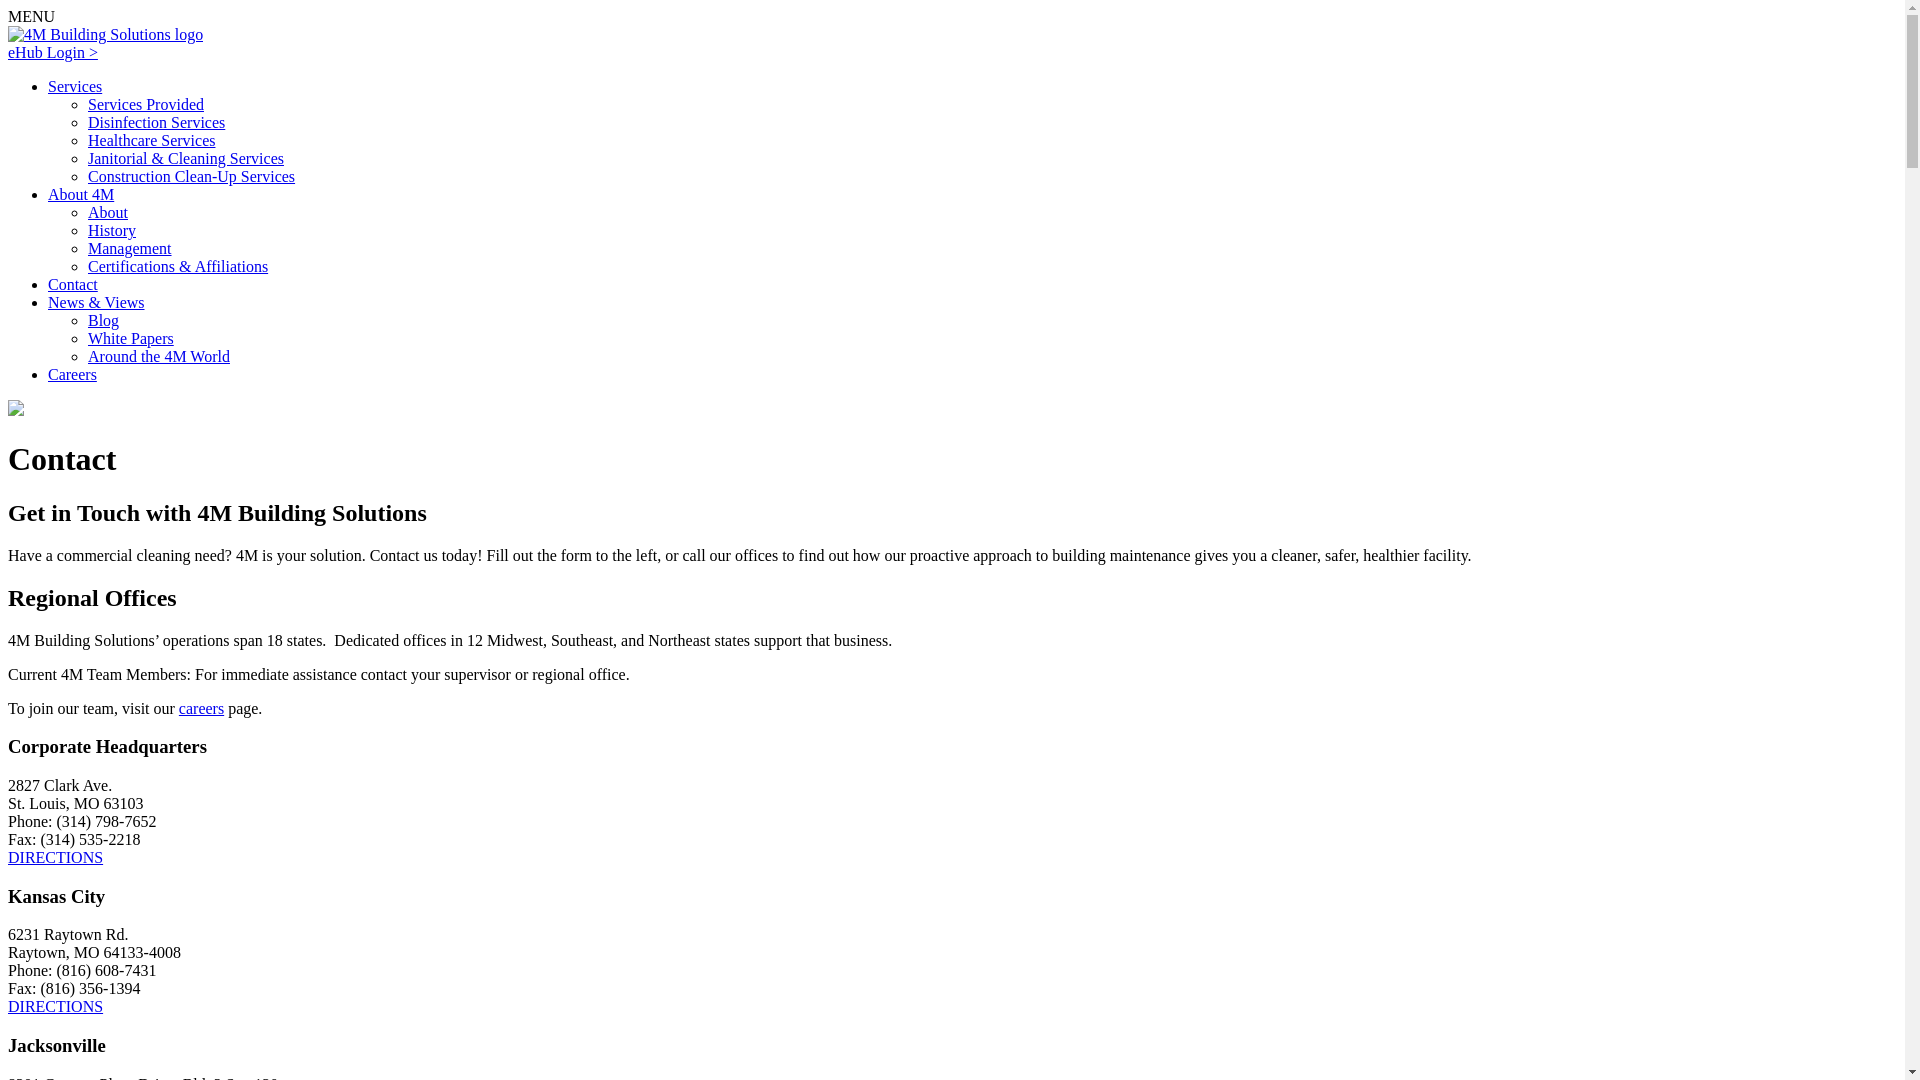  I want to click on 'History', so click(110, 229).